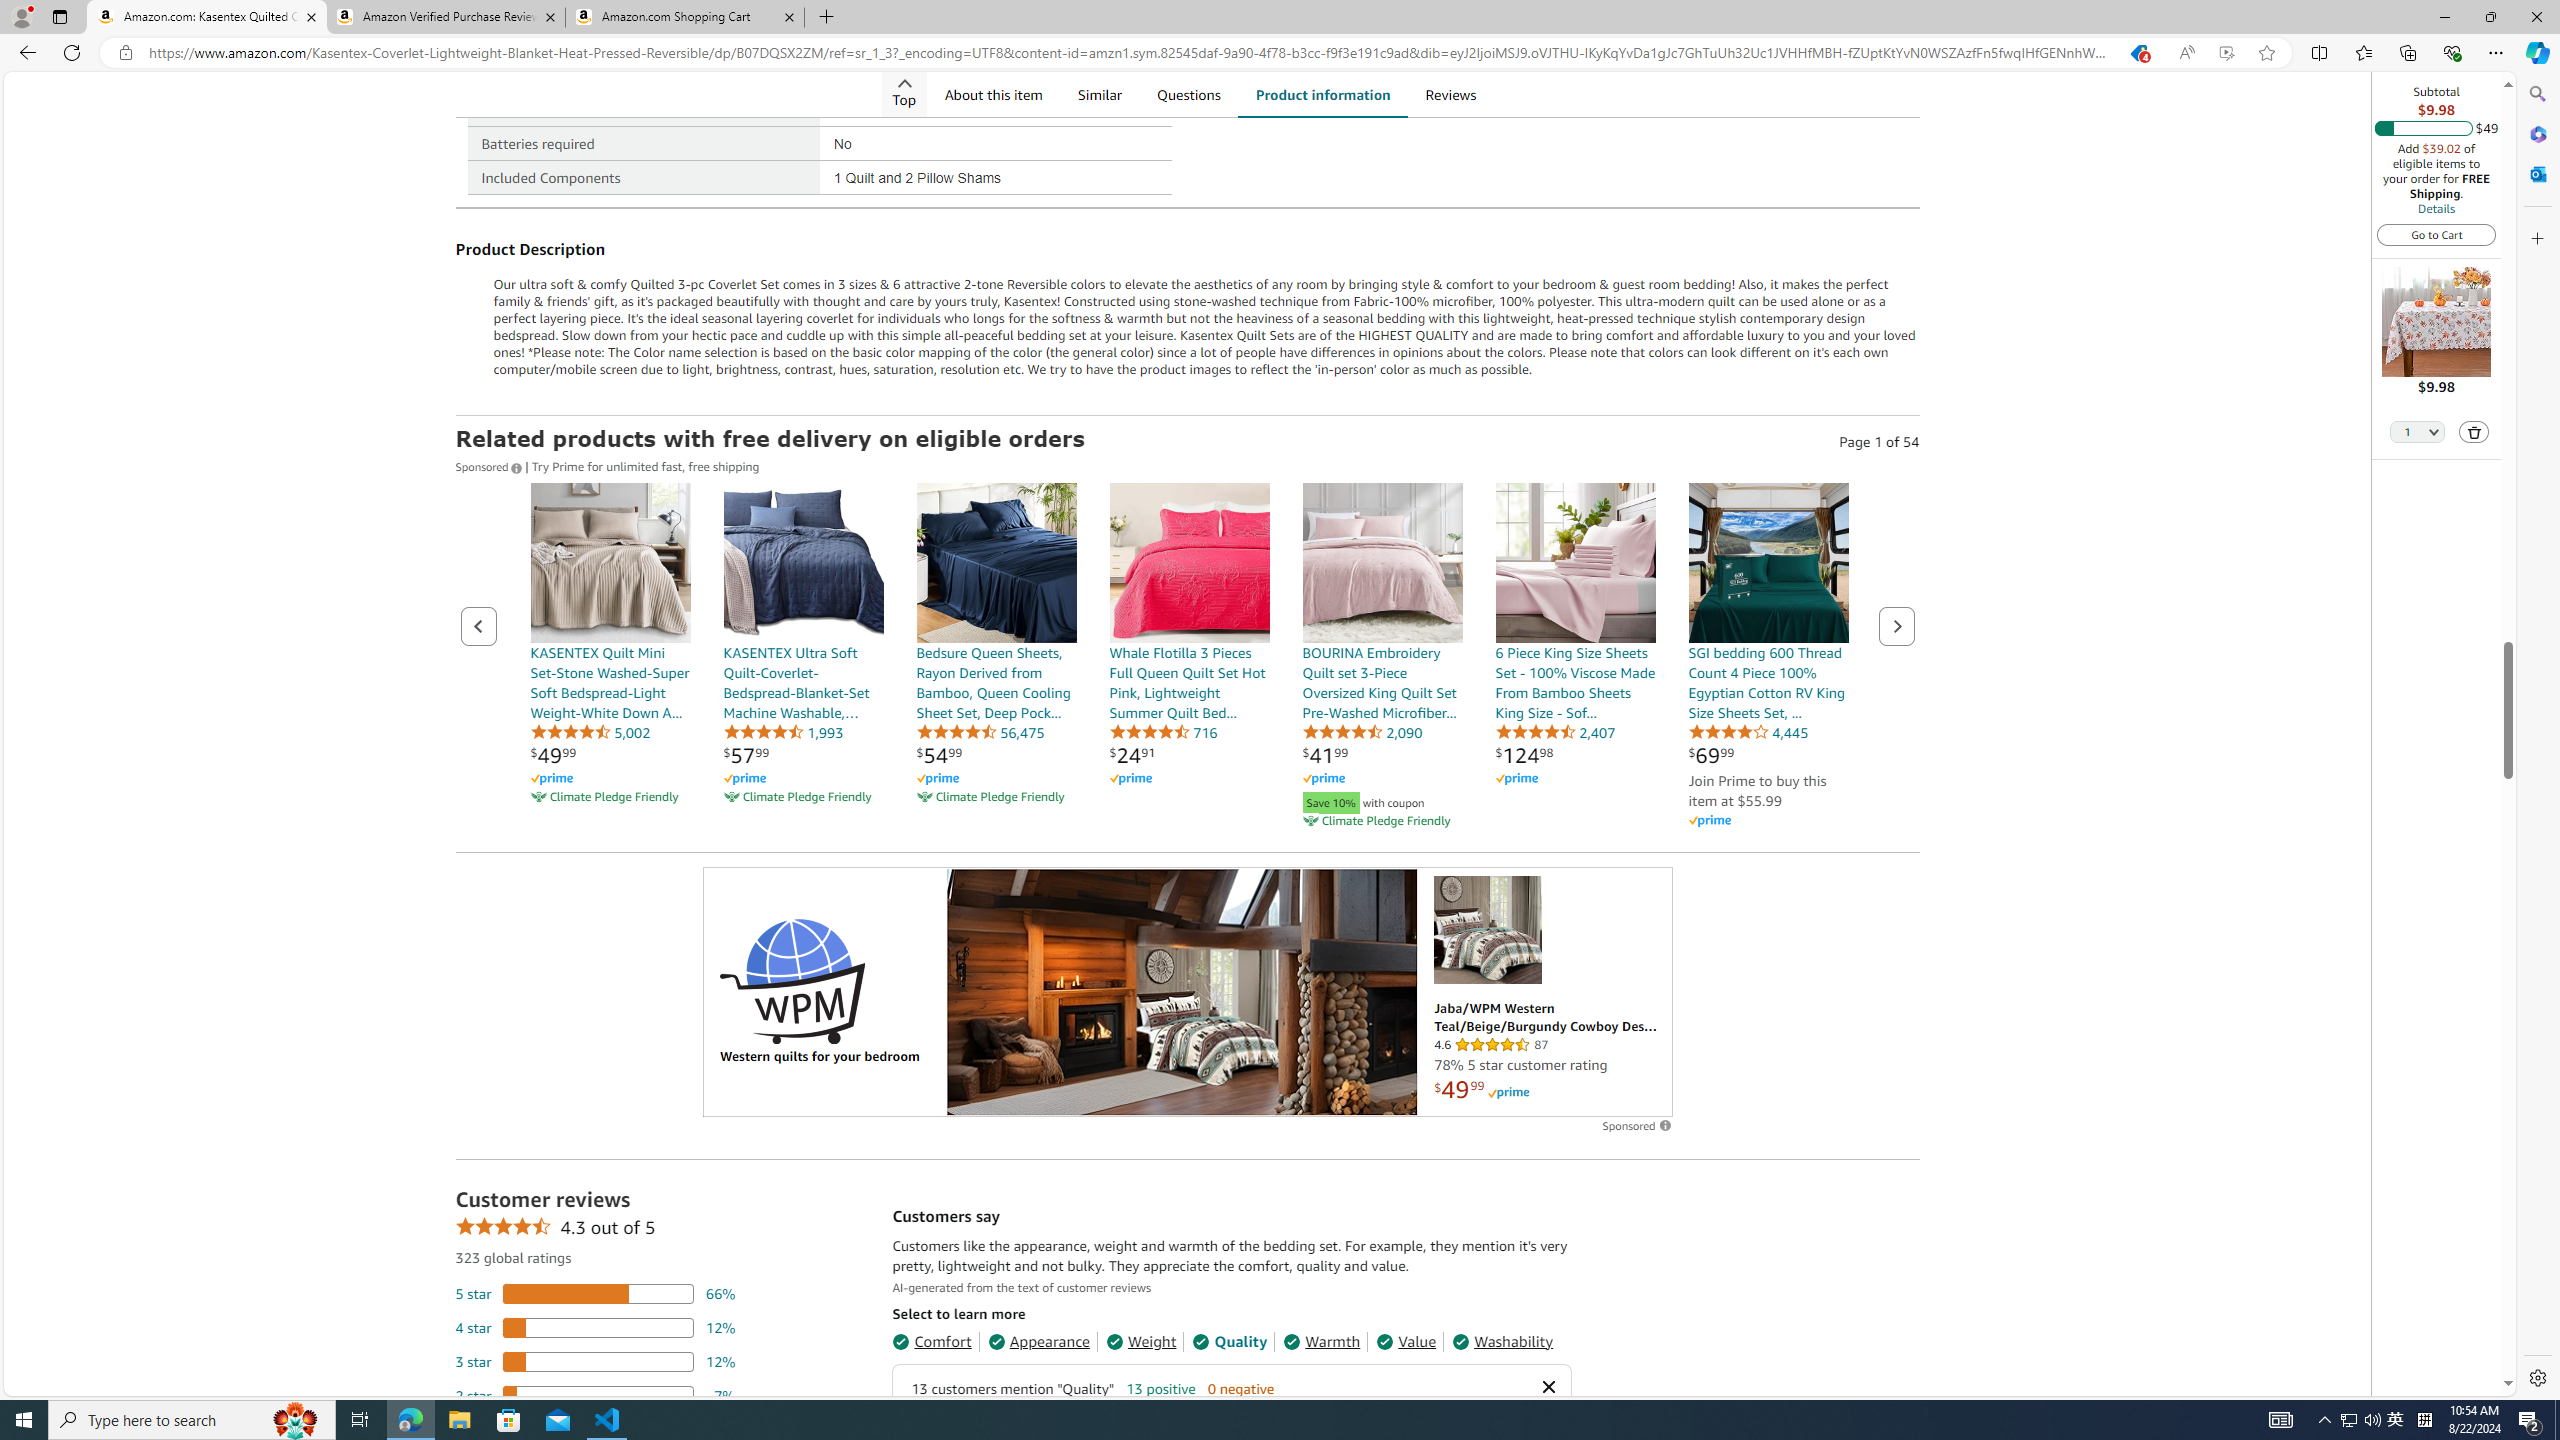  What do you see at coordinates (477, 625) in the screenshot?
I see `'Previous page of related Sponsored Products'` at bounding box center [477, 625].